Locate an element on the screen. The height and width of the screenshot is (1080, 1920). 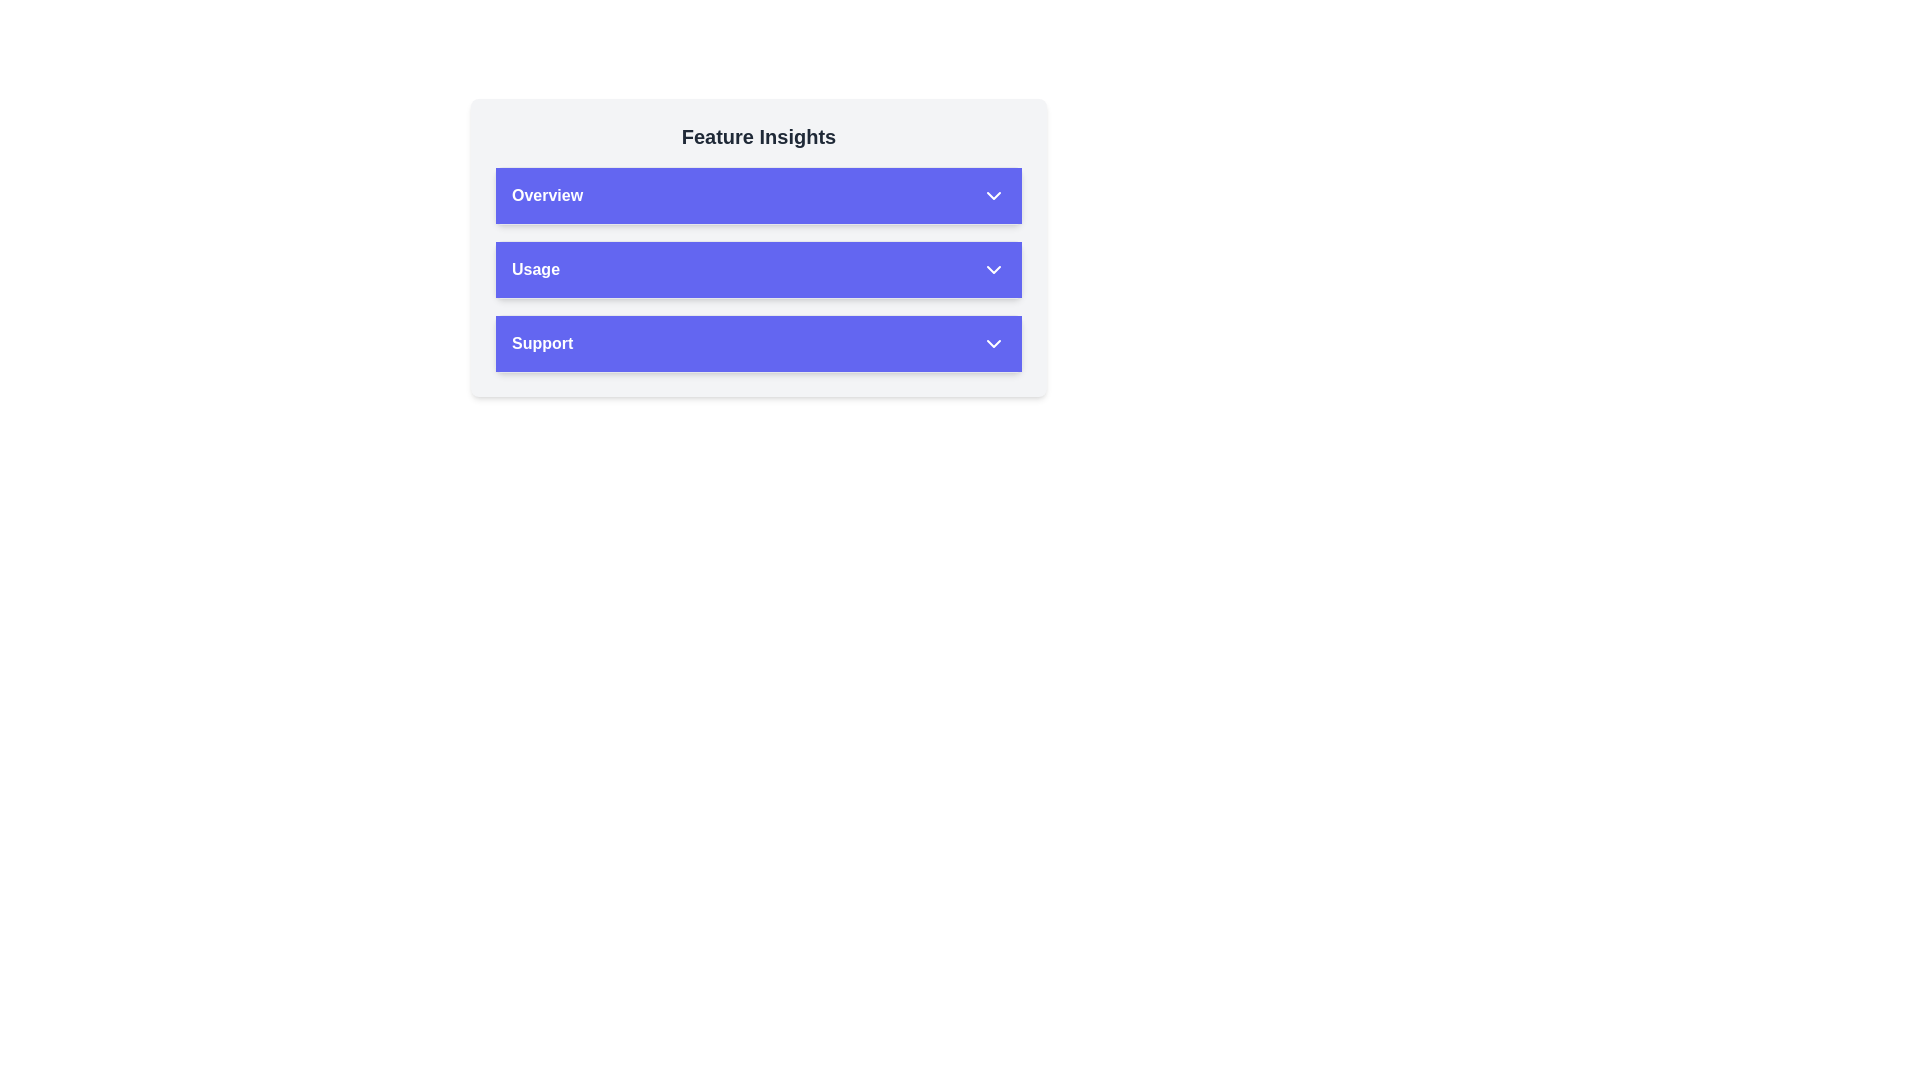
the Chevron icon located at the bottom entry of the 'Support' button is located at coordinates (993, 342).